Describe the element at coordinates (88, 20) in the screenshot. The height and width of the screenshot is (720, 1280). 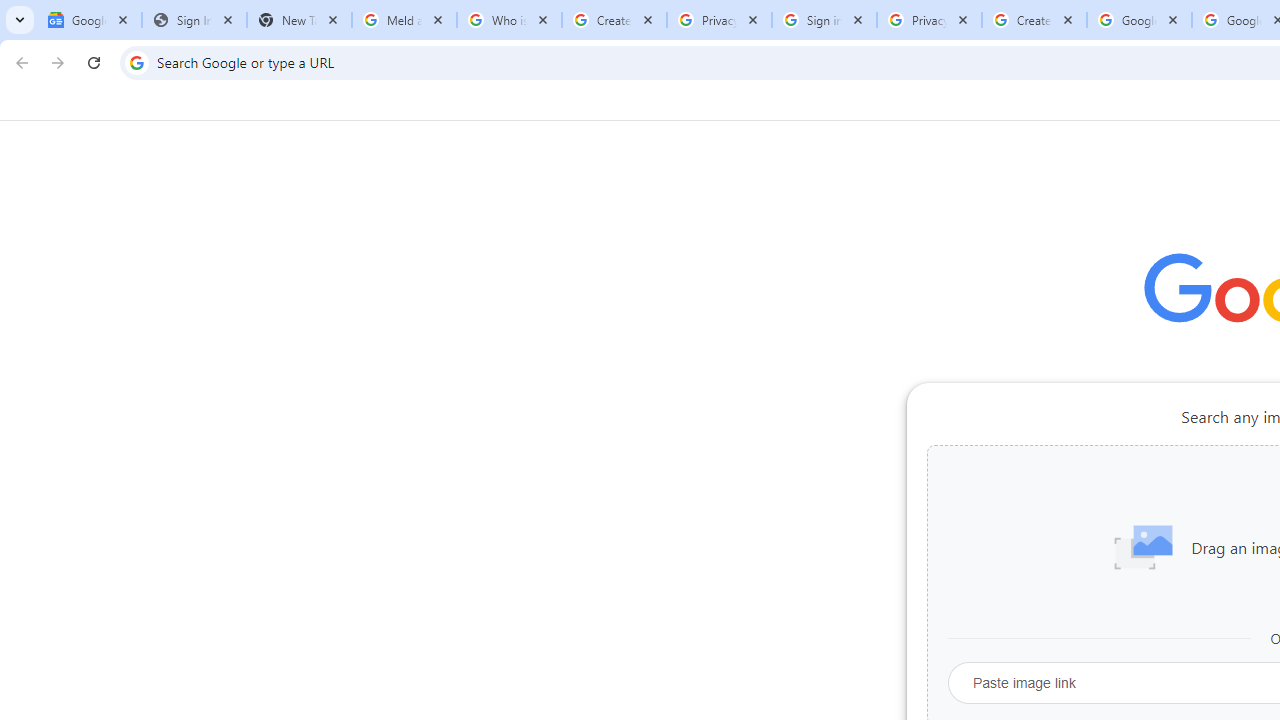
I see `'Google News'` at that location.